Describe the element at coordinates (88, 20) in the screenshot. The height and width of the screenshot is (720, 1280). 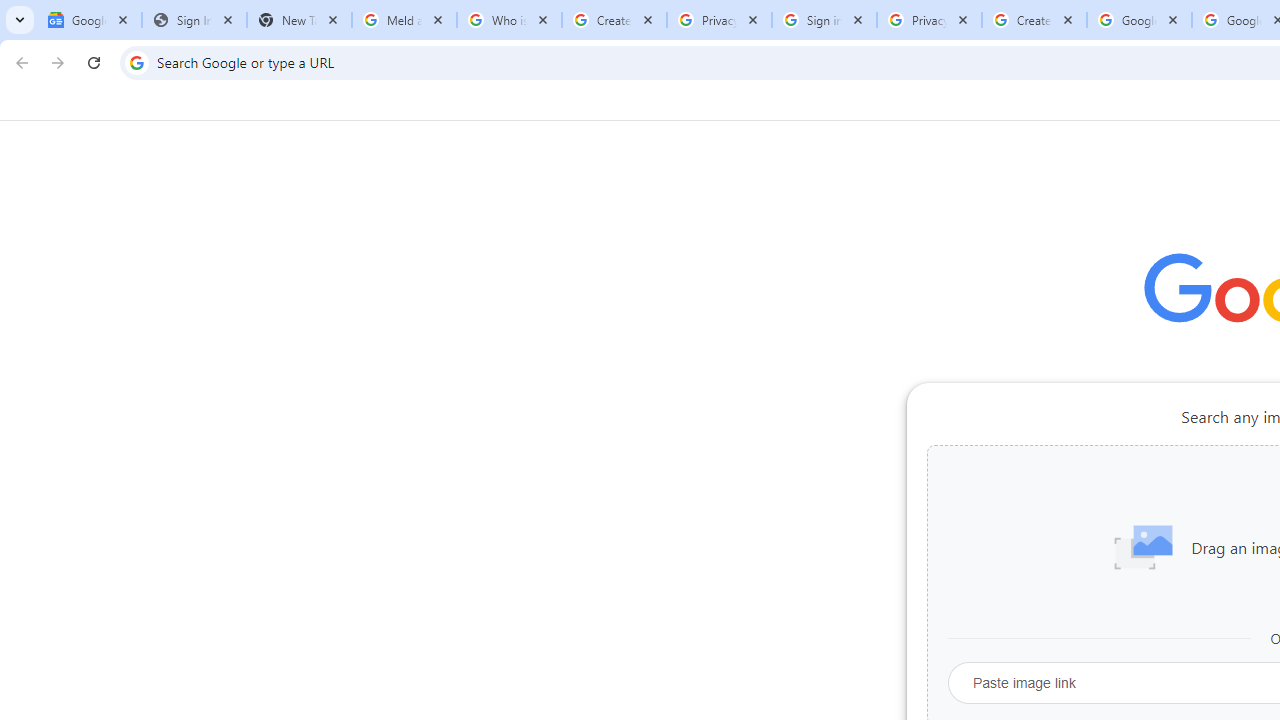
I see `'Google News'` at that location.